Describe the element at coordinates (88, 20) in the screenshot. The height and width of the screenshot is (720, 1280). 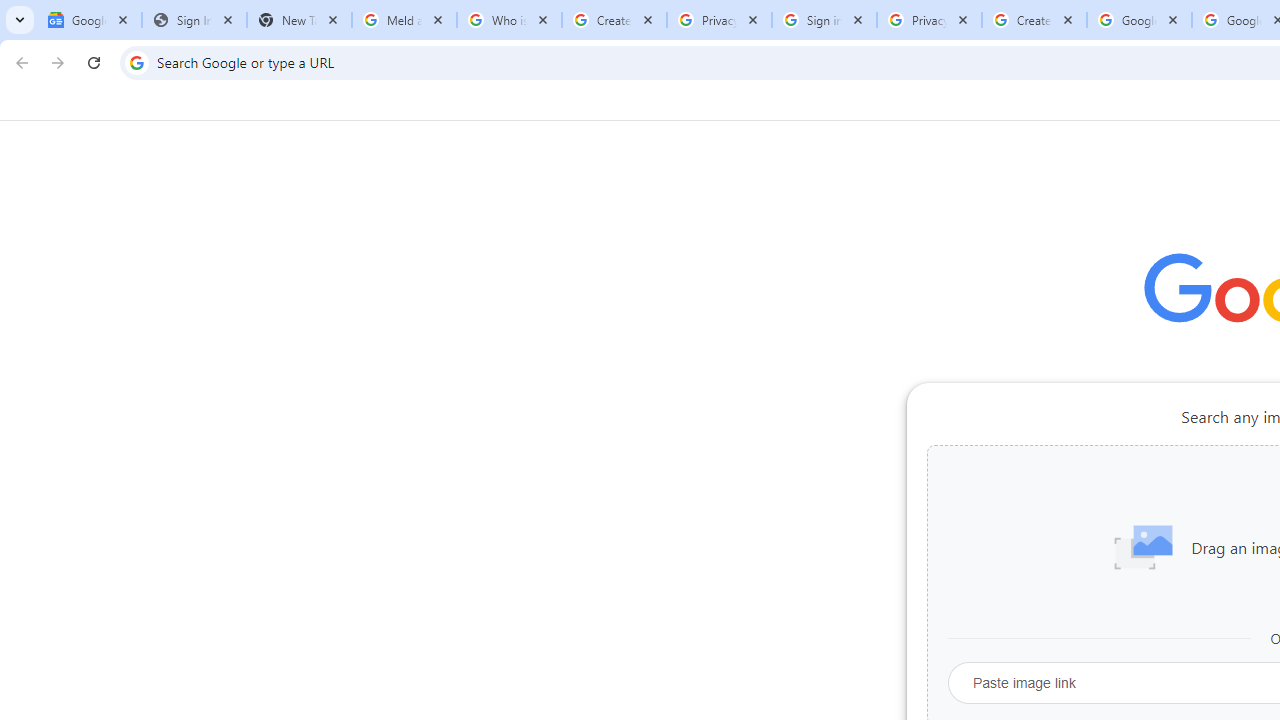
I see `'Google News'` at that location.